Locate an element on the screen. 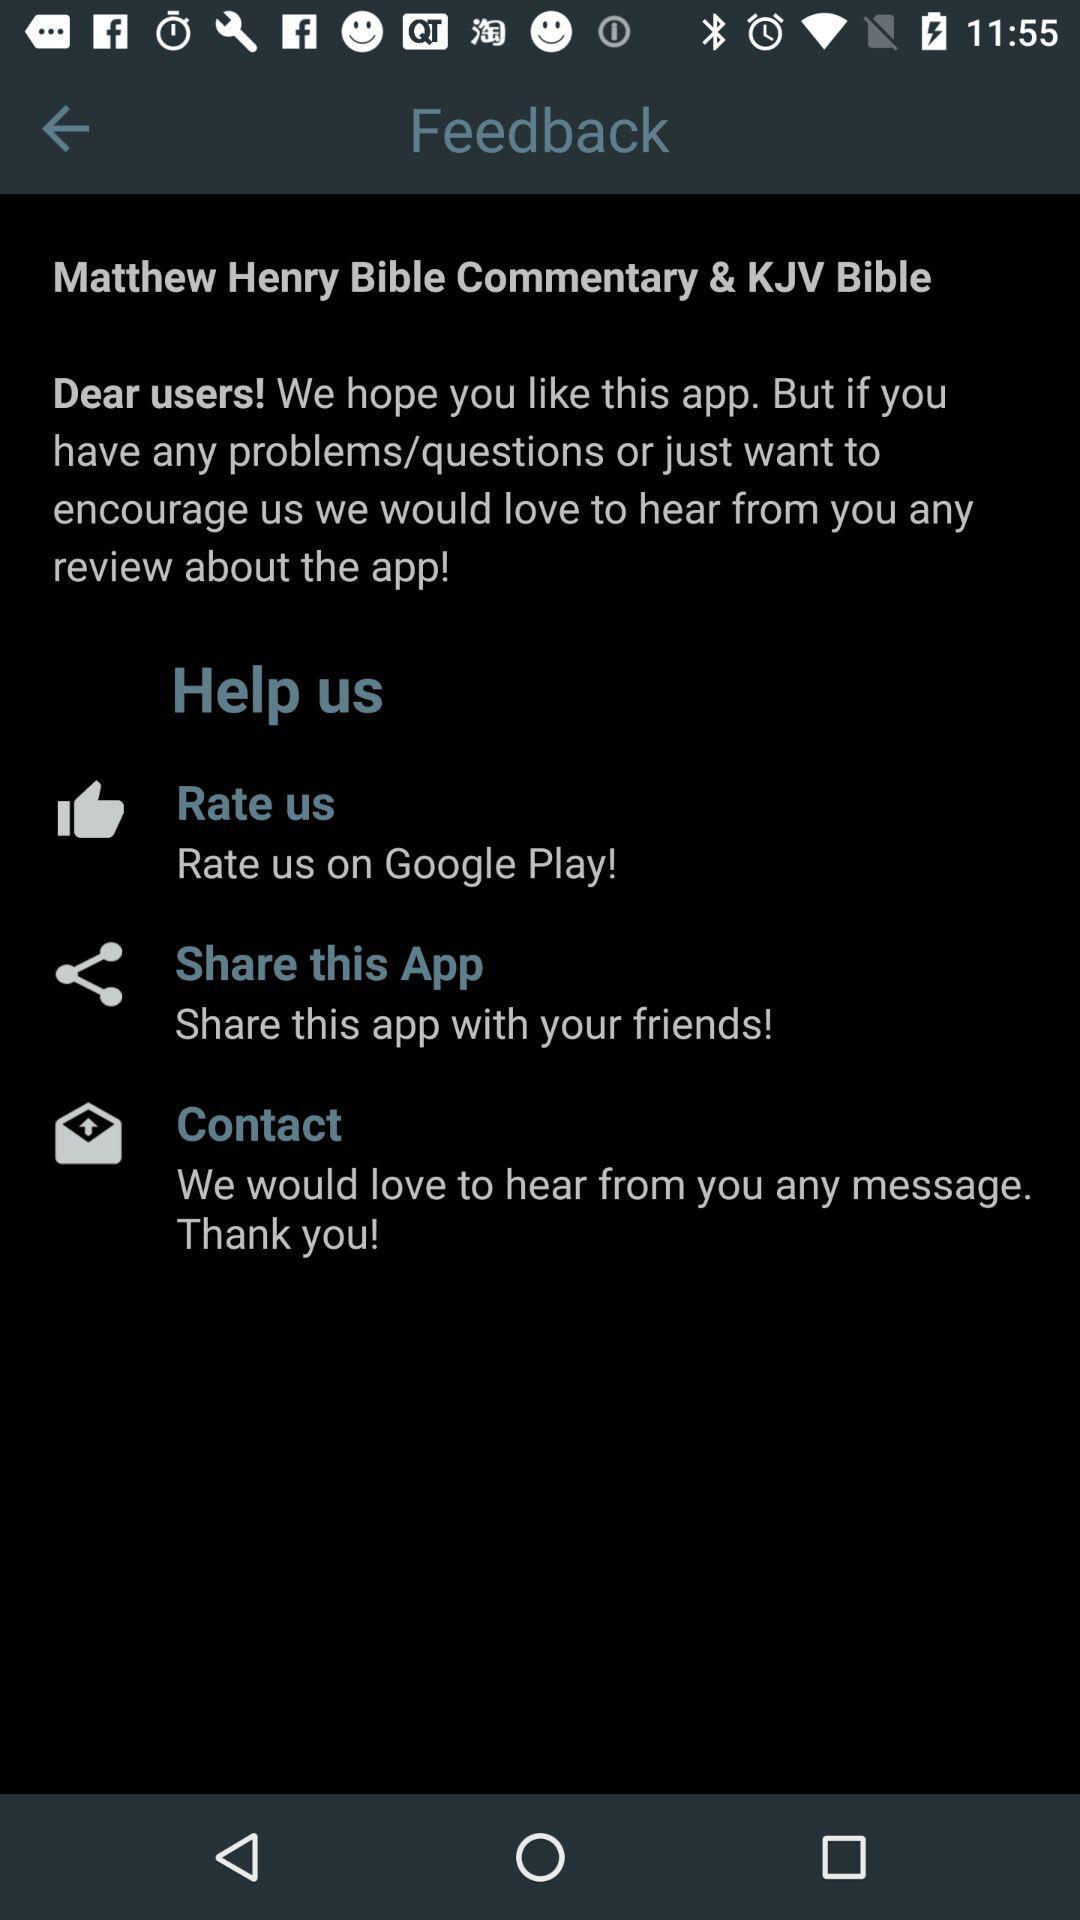  share the app is located at coordinates (86, 974).